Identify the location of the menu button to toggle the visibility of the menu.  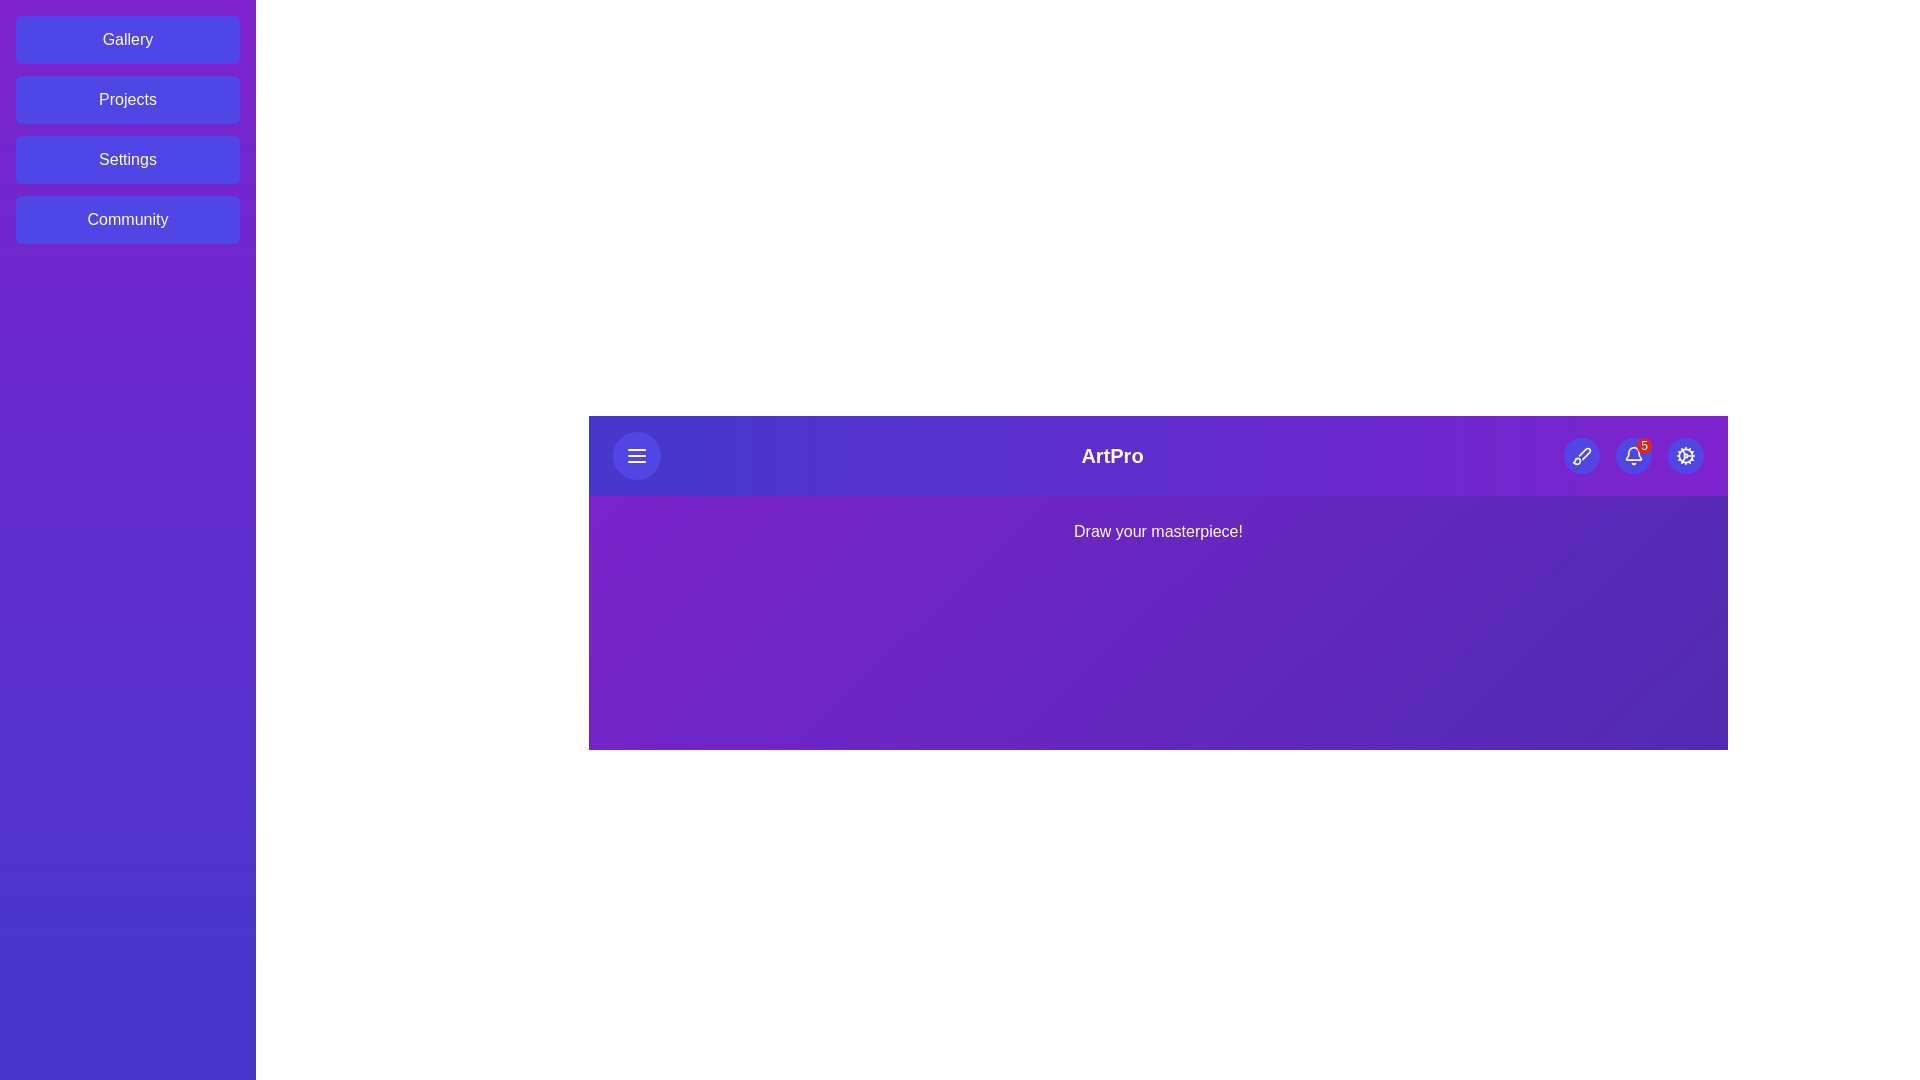
(636, 455).